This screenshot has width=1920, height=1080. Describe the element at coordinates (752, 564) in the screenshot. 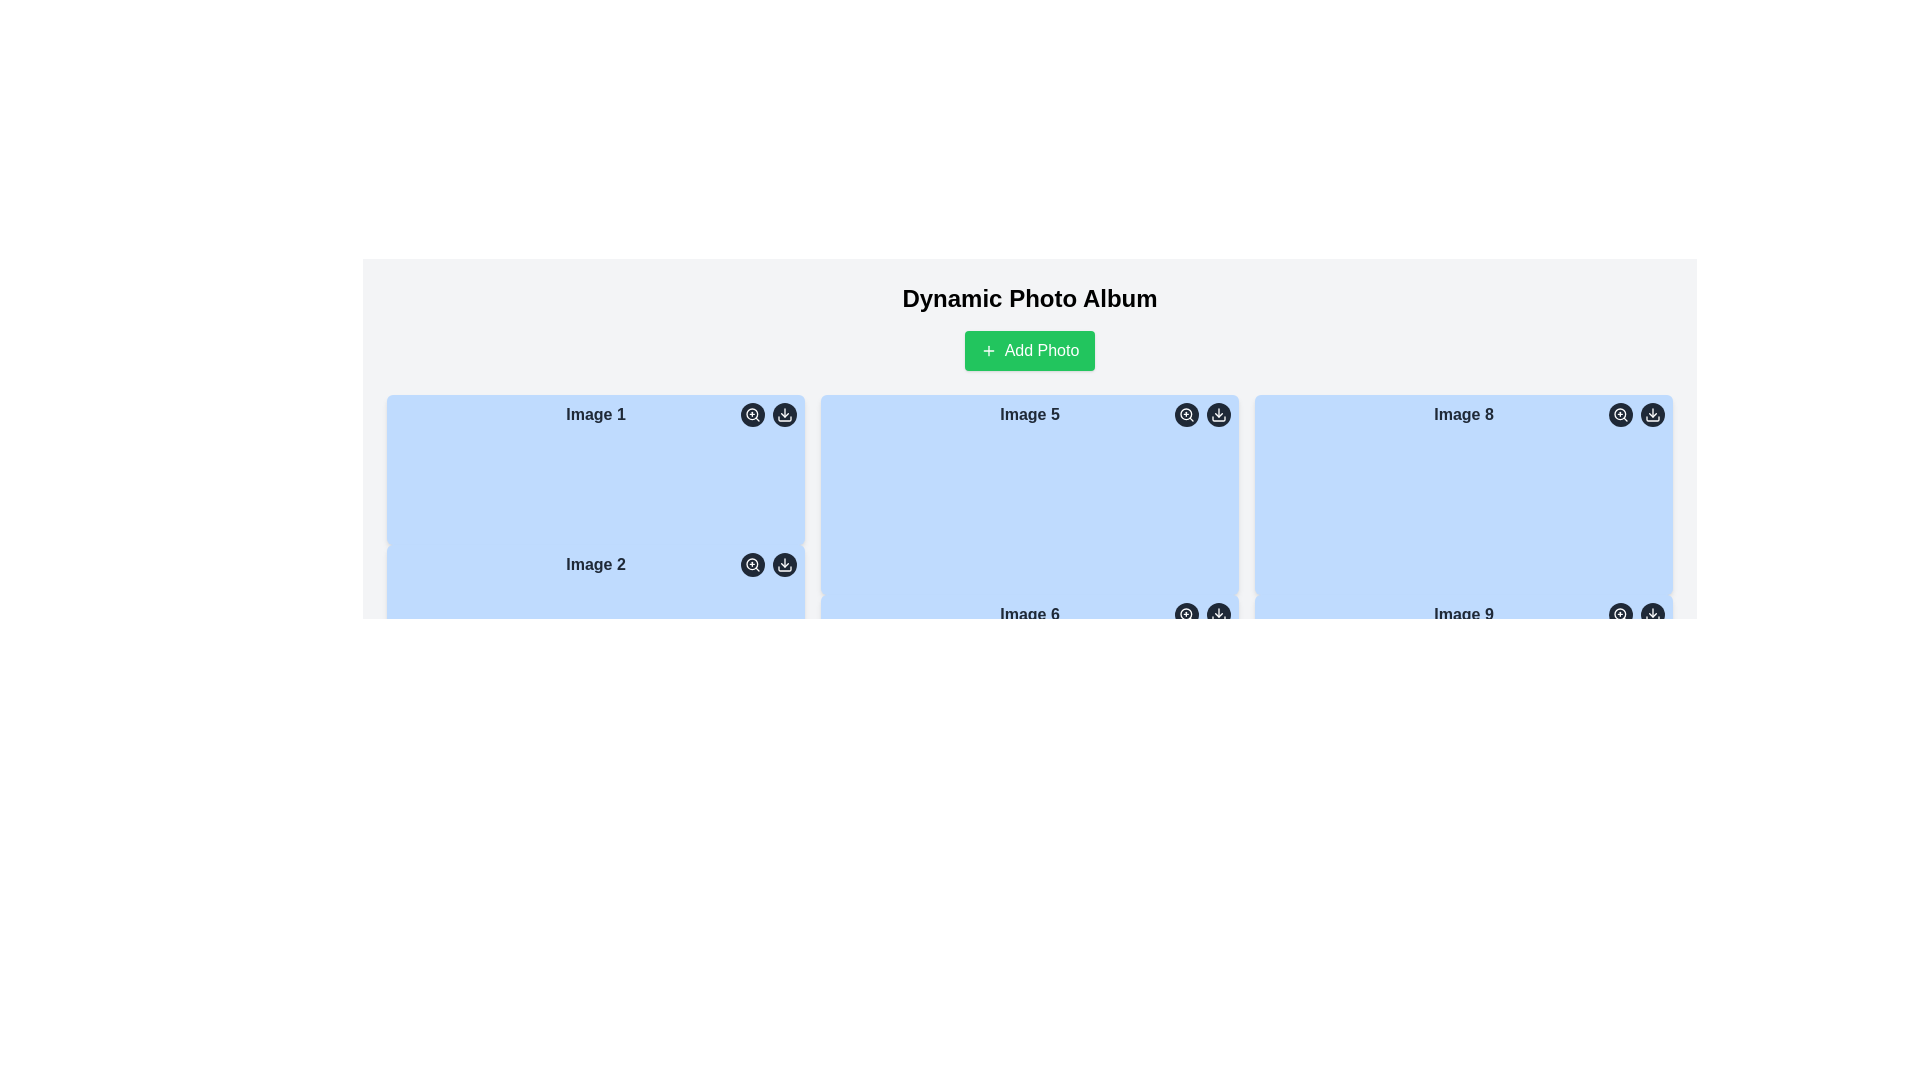

I see `the zoom-in button located at the top-right corner of 'Image 2' to observe the hover effect` at that location.